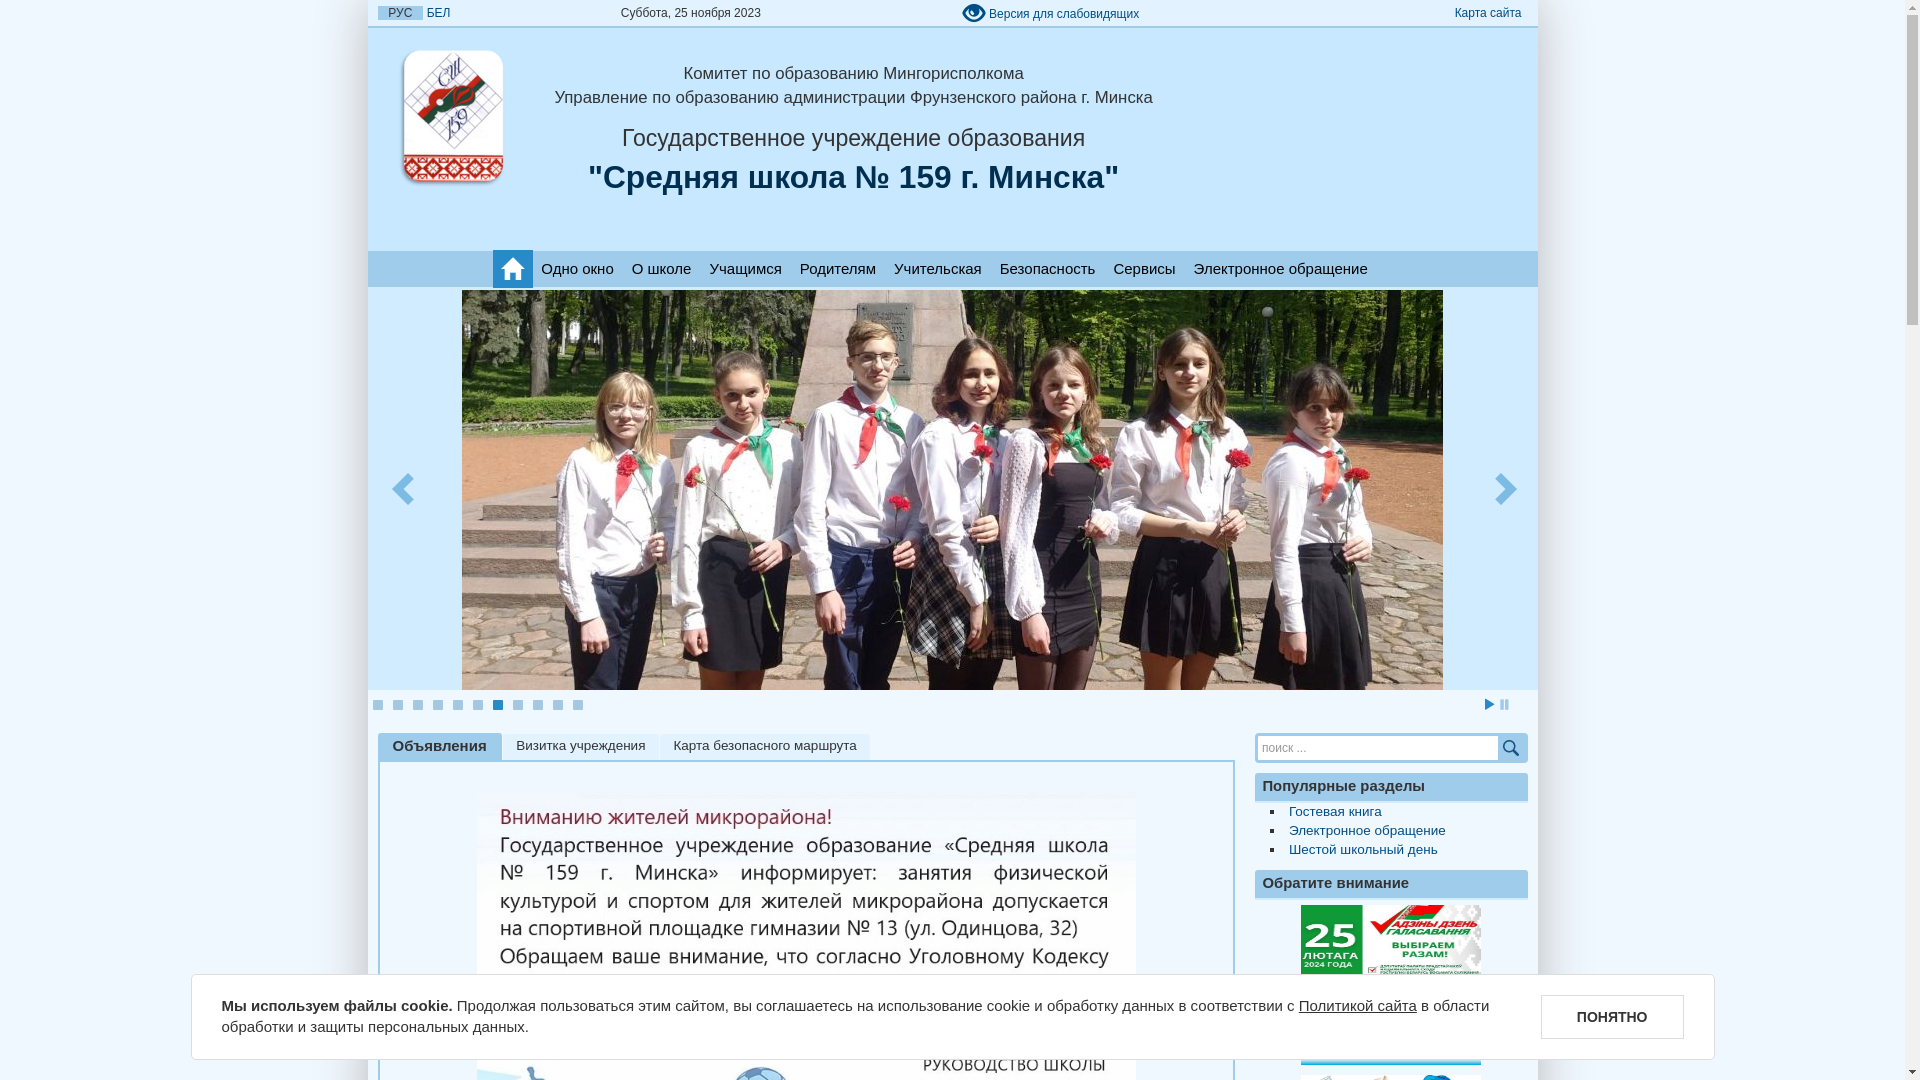  What do you see at coordinates (450, 704) in the screenshot?
I see `'5'` at bounding box center [450, 704].